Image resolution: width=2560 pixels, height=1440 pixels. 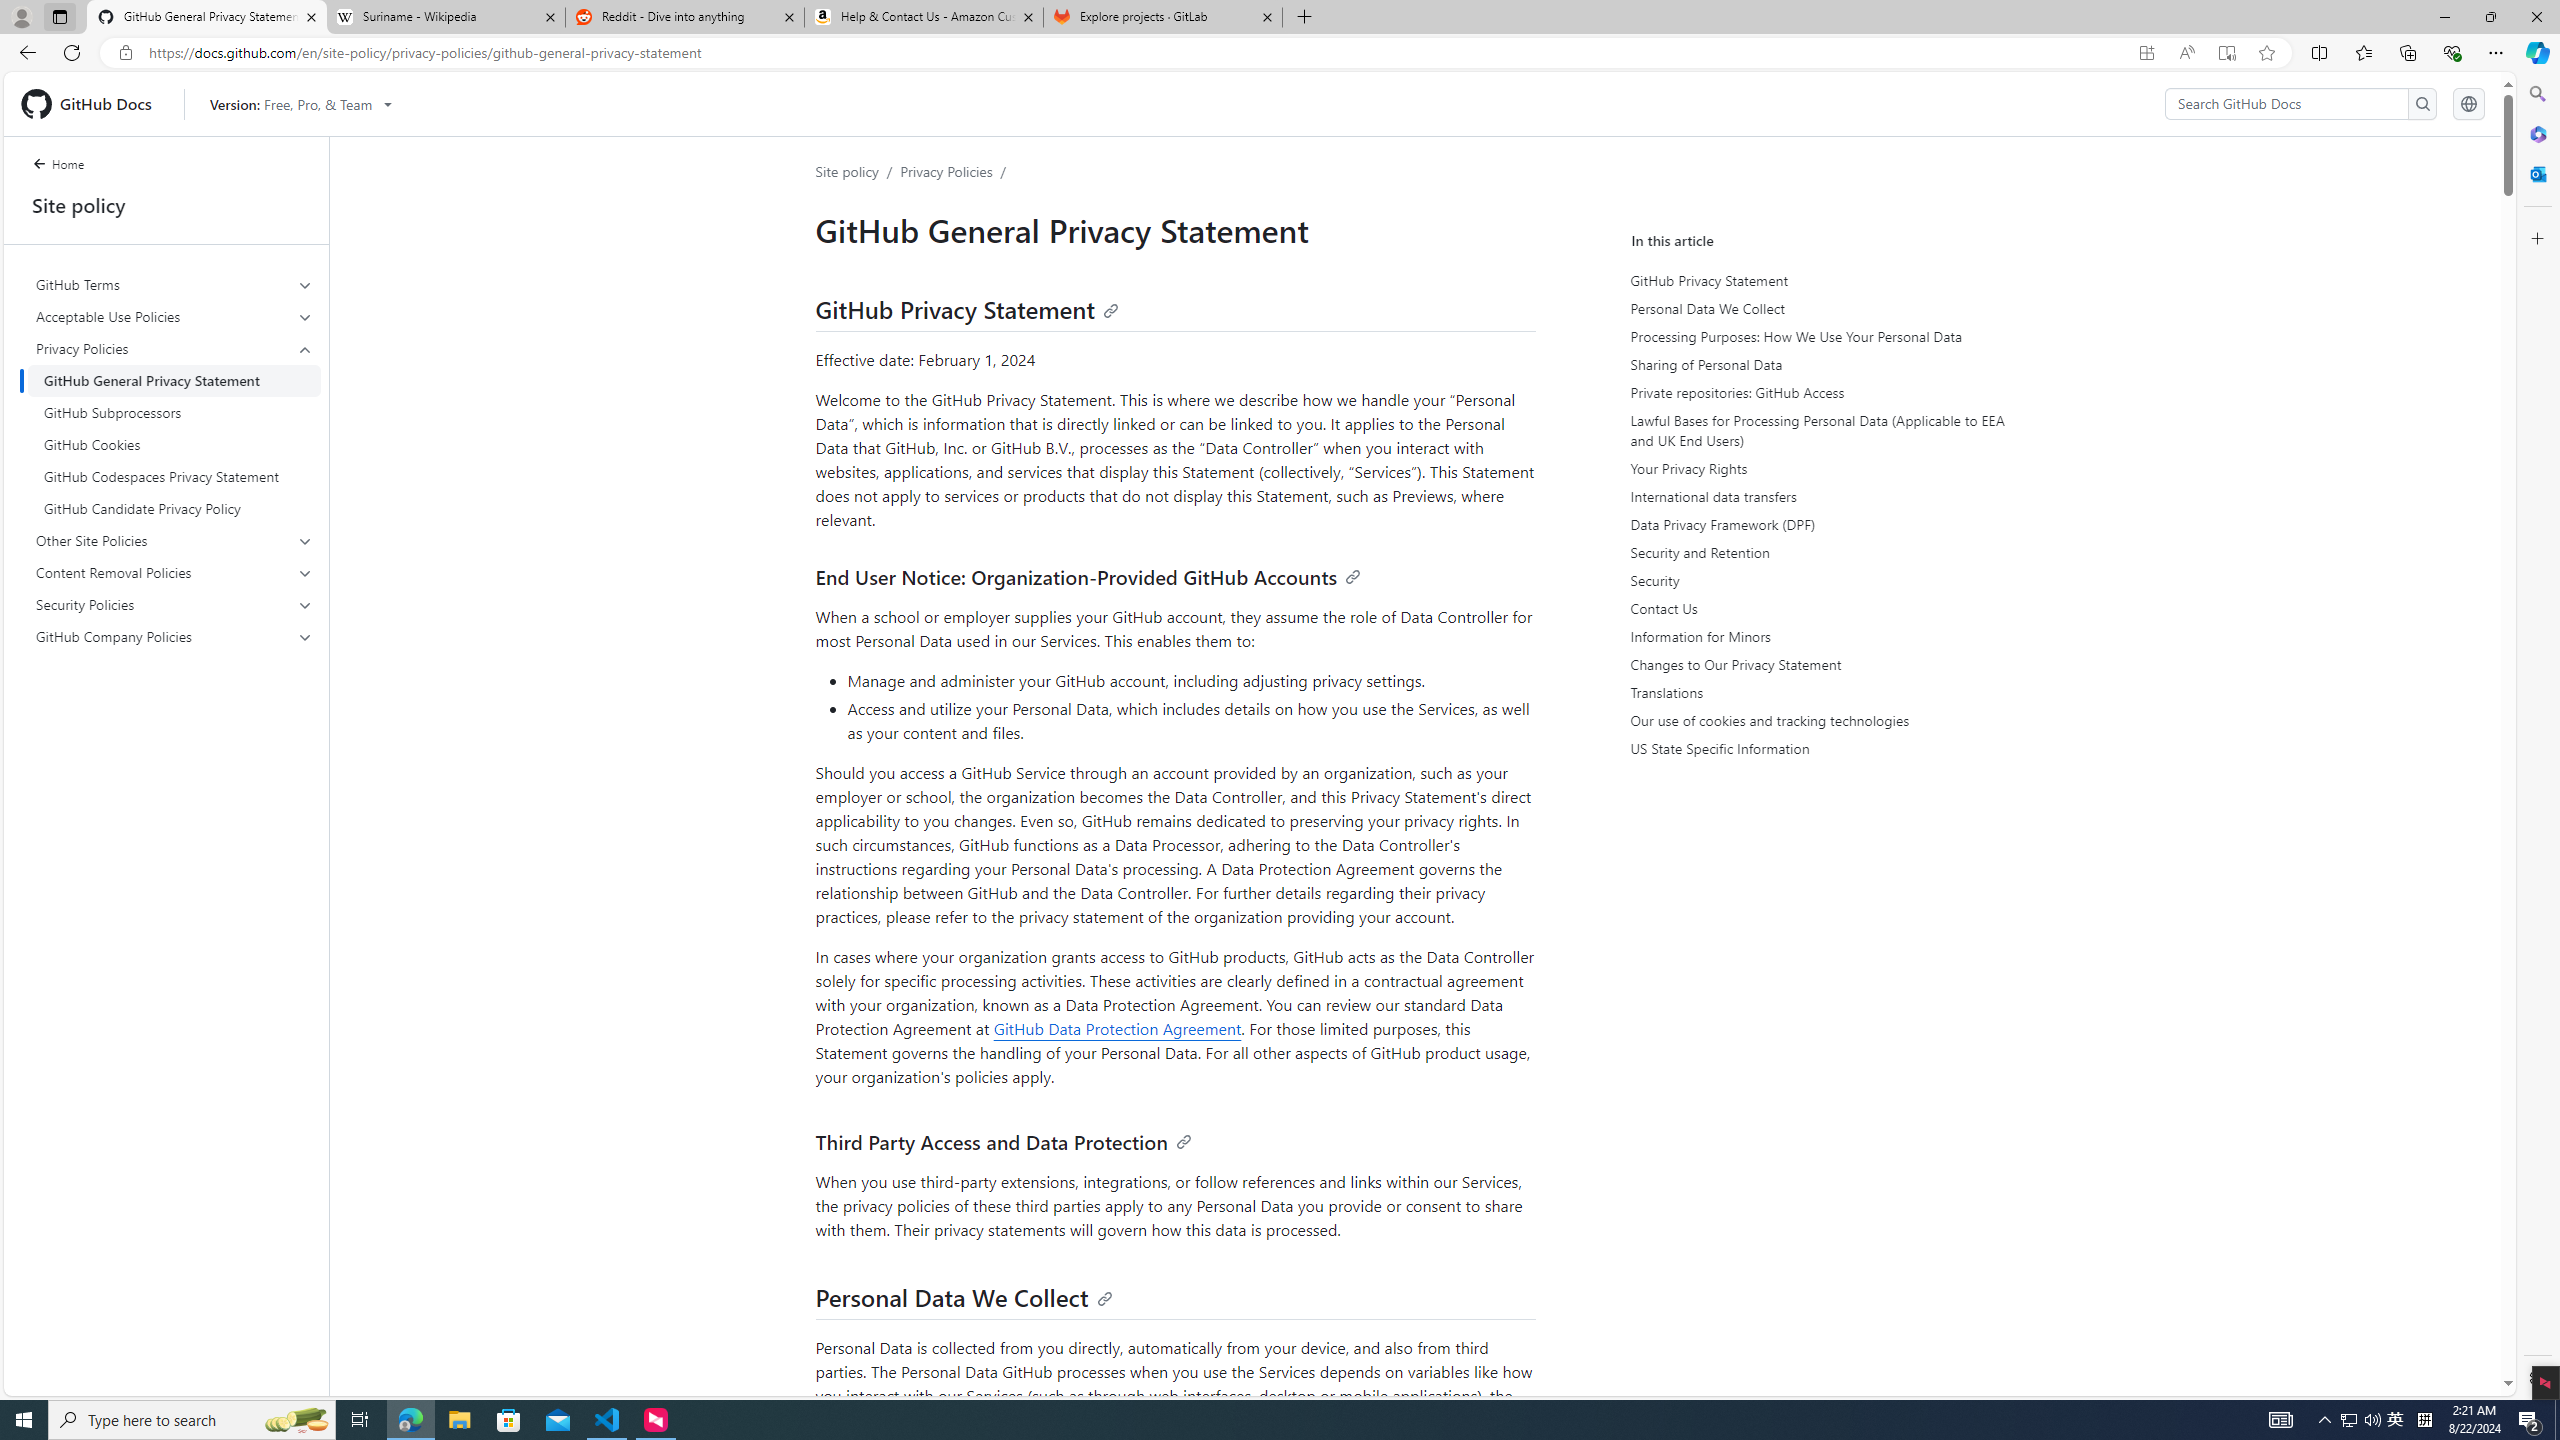 What do you see at coordinates (1818, 551) in the screenshot?
I see `'Security and Retention'` at bounding box center [1818, 551].